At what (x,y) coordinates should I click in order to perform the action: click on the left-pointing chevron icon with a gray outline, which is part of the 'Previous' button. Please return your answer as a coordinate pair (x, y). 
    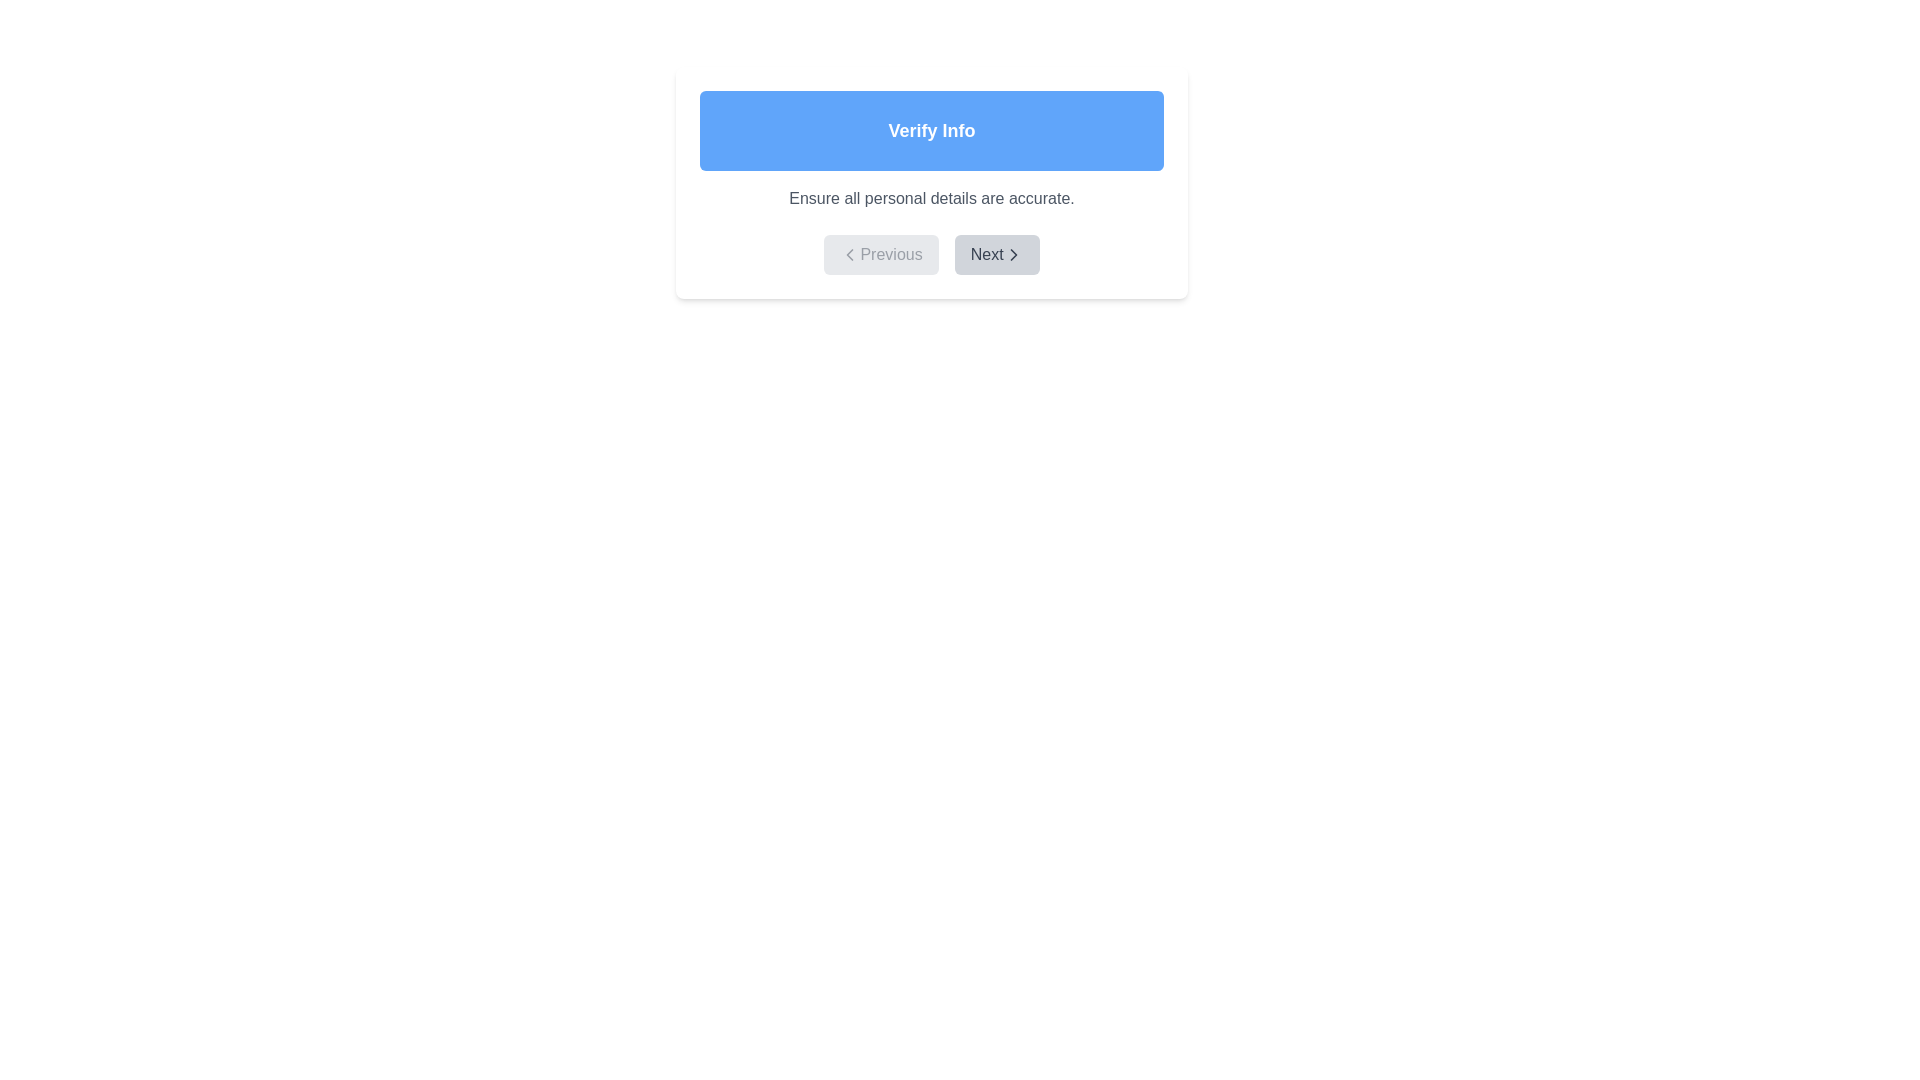
    Looking at the image, I should click on (849, 253).